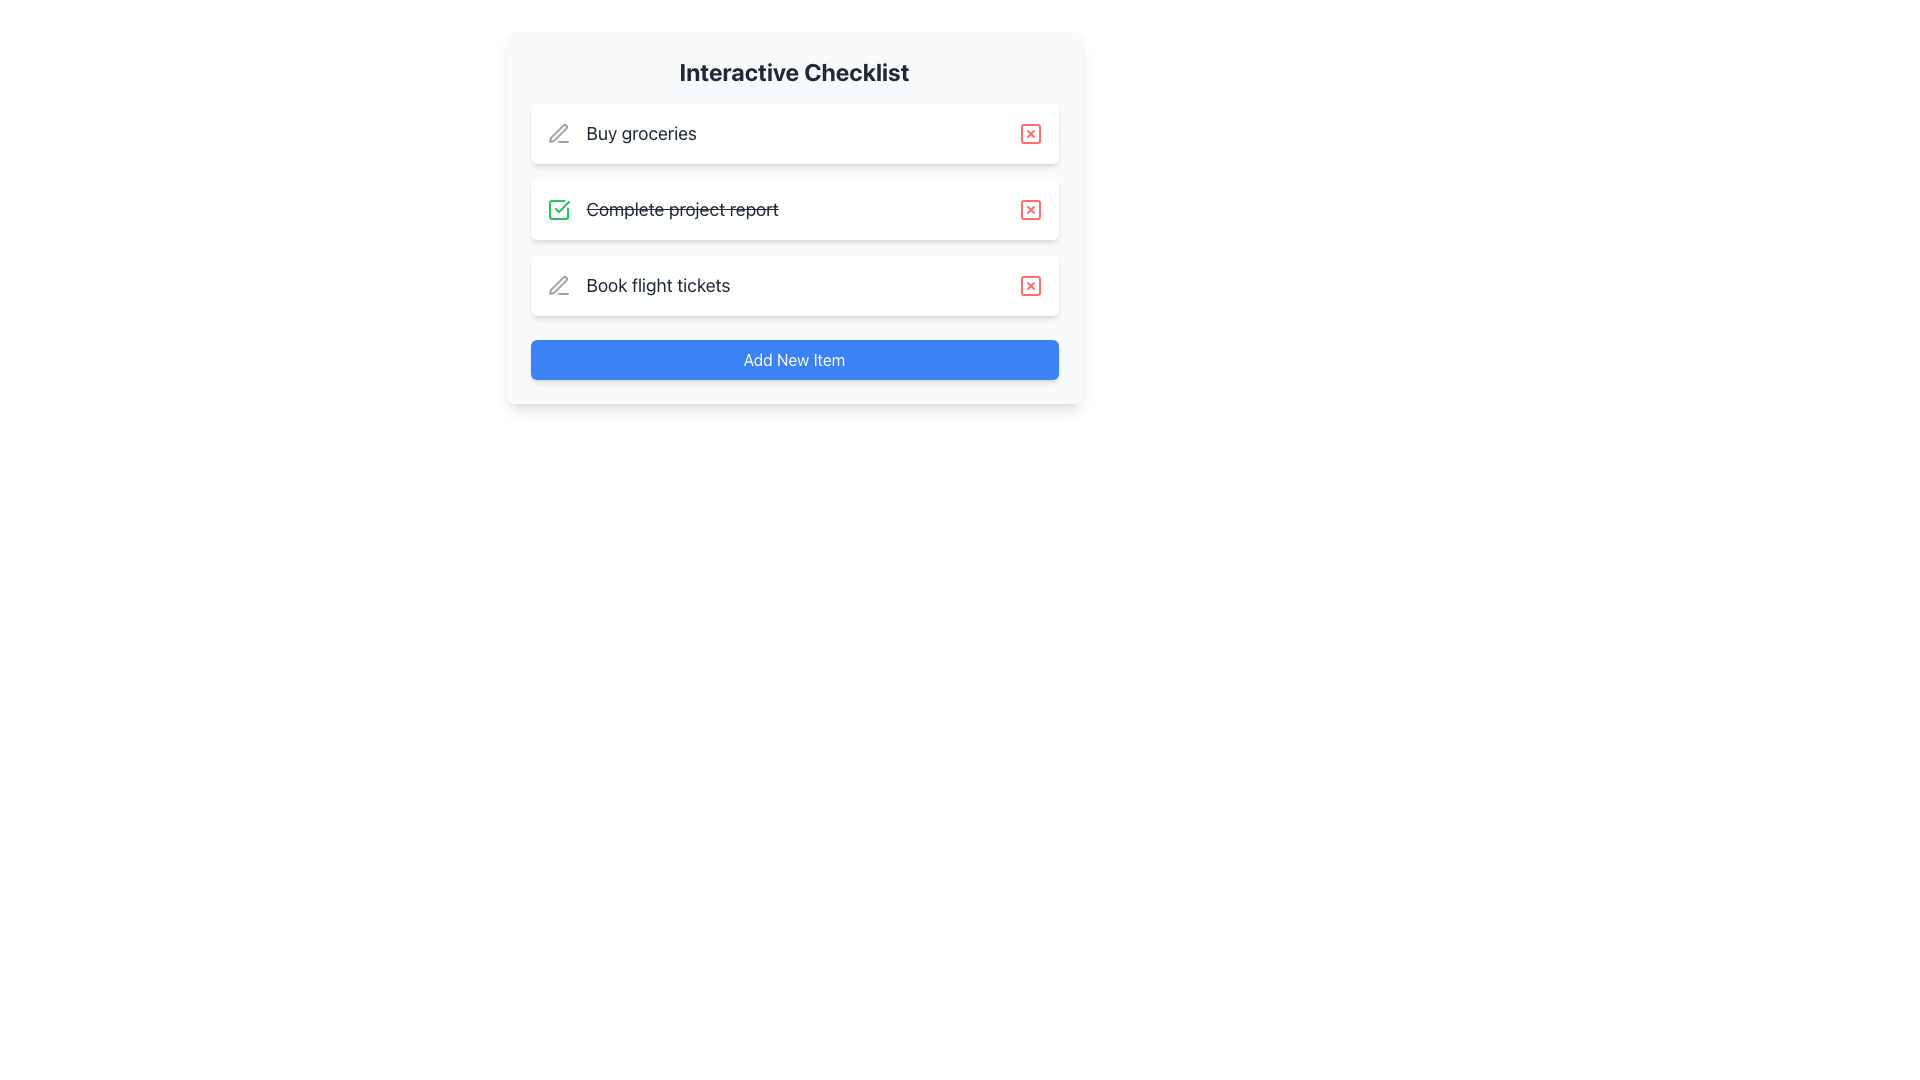  I want to click on the decorative SVG rectangle element that contributes to the cancel button design, located to the right of the 'Complete project report' list item, so click(1030, 209).